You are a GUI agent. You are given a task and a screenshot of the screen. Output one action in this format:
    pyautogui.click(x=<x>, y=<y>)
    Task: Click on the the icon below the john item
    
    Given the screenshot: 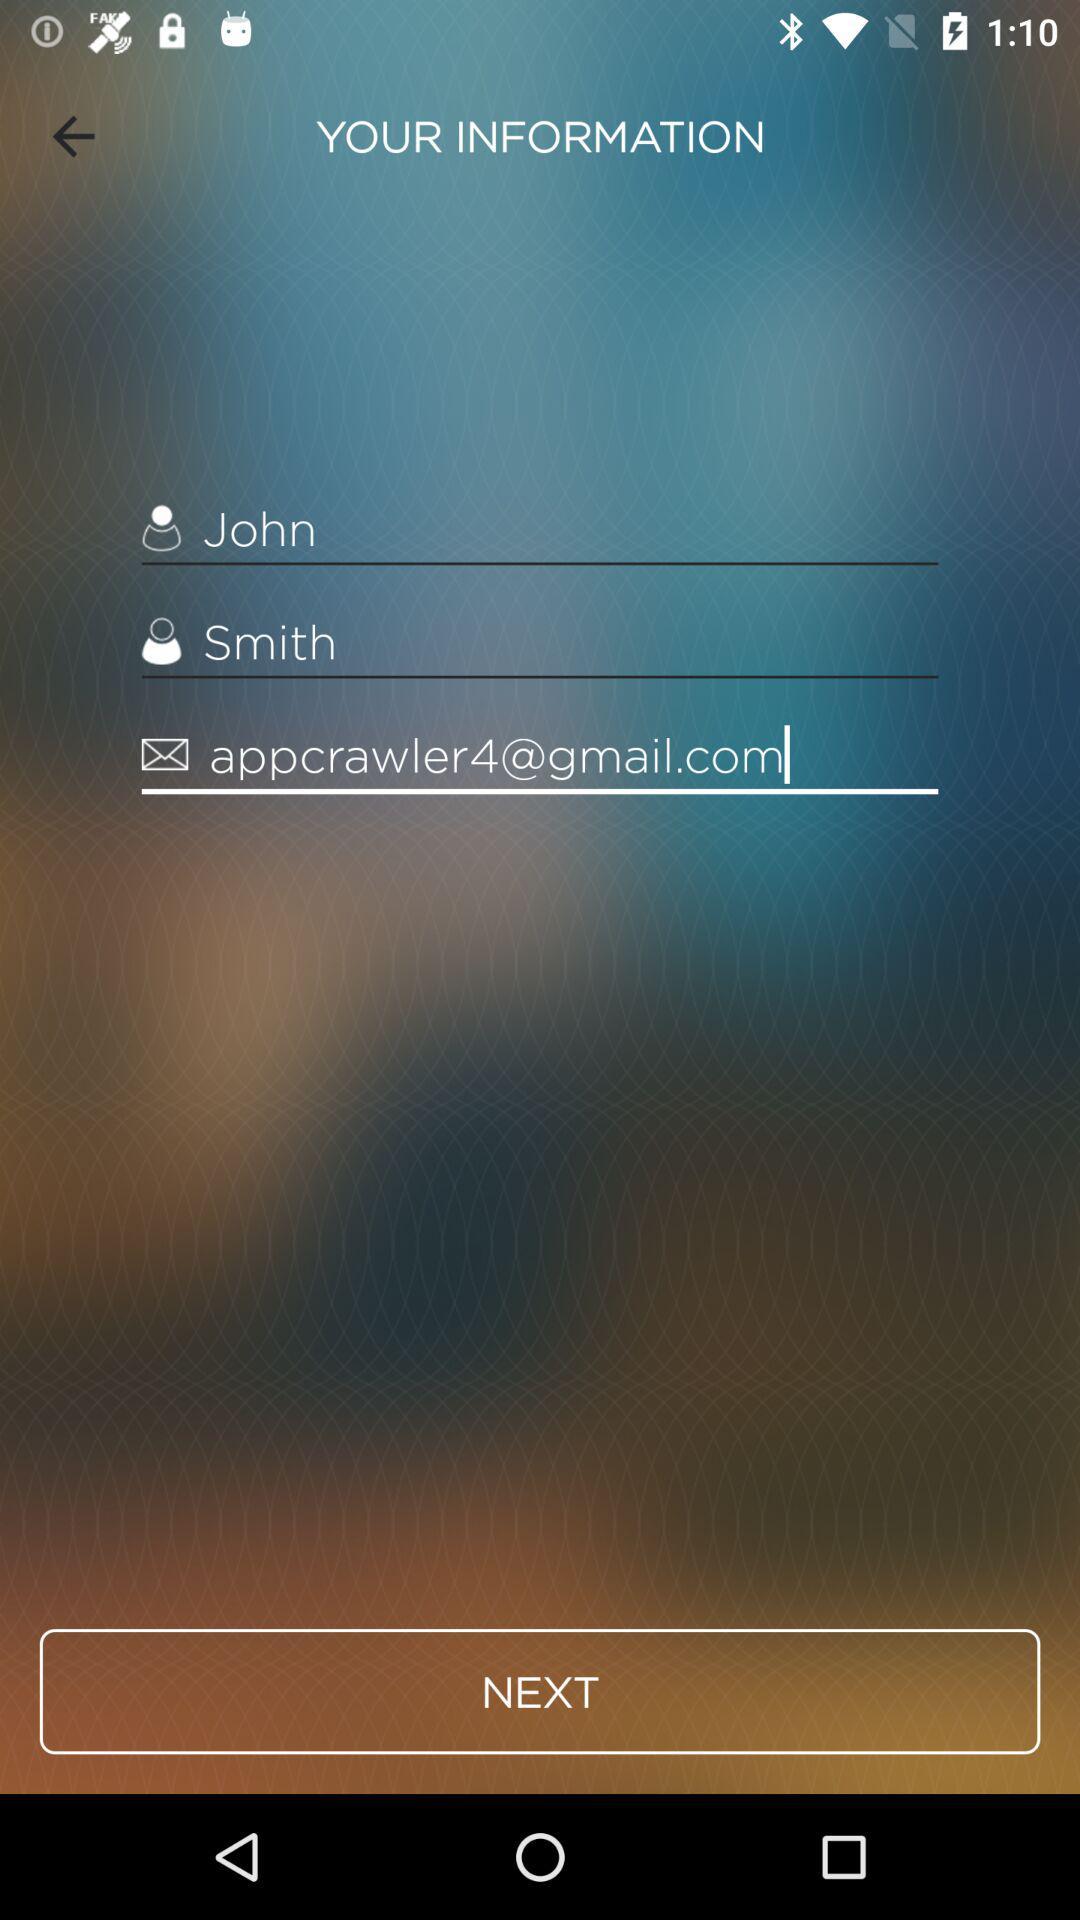 What is the action you would take?
    pyautogui.click(x=540, y=642)
    